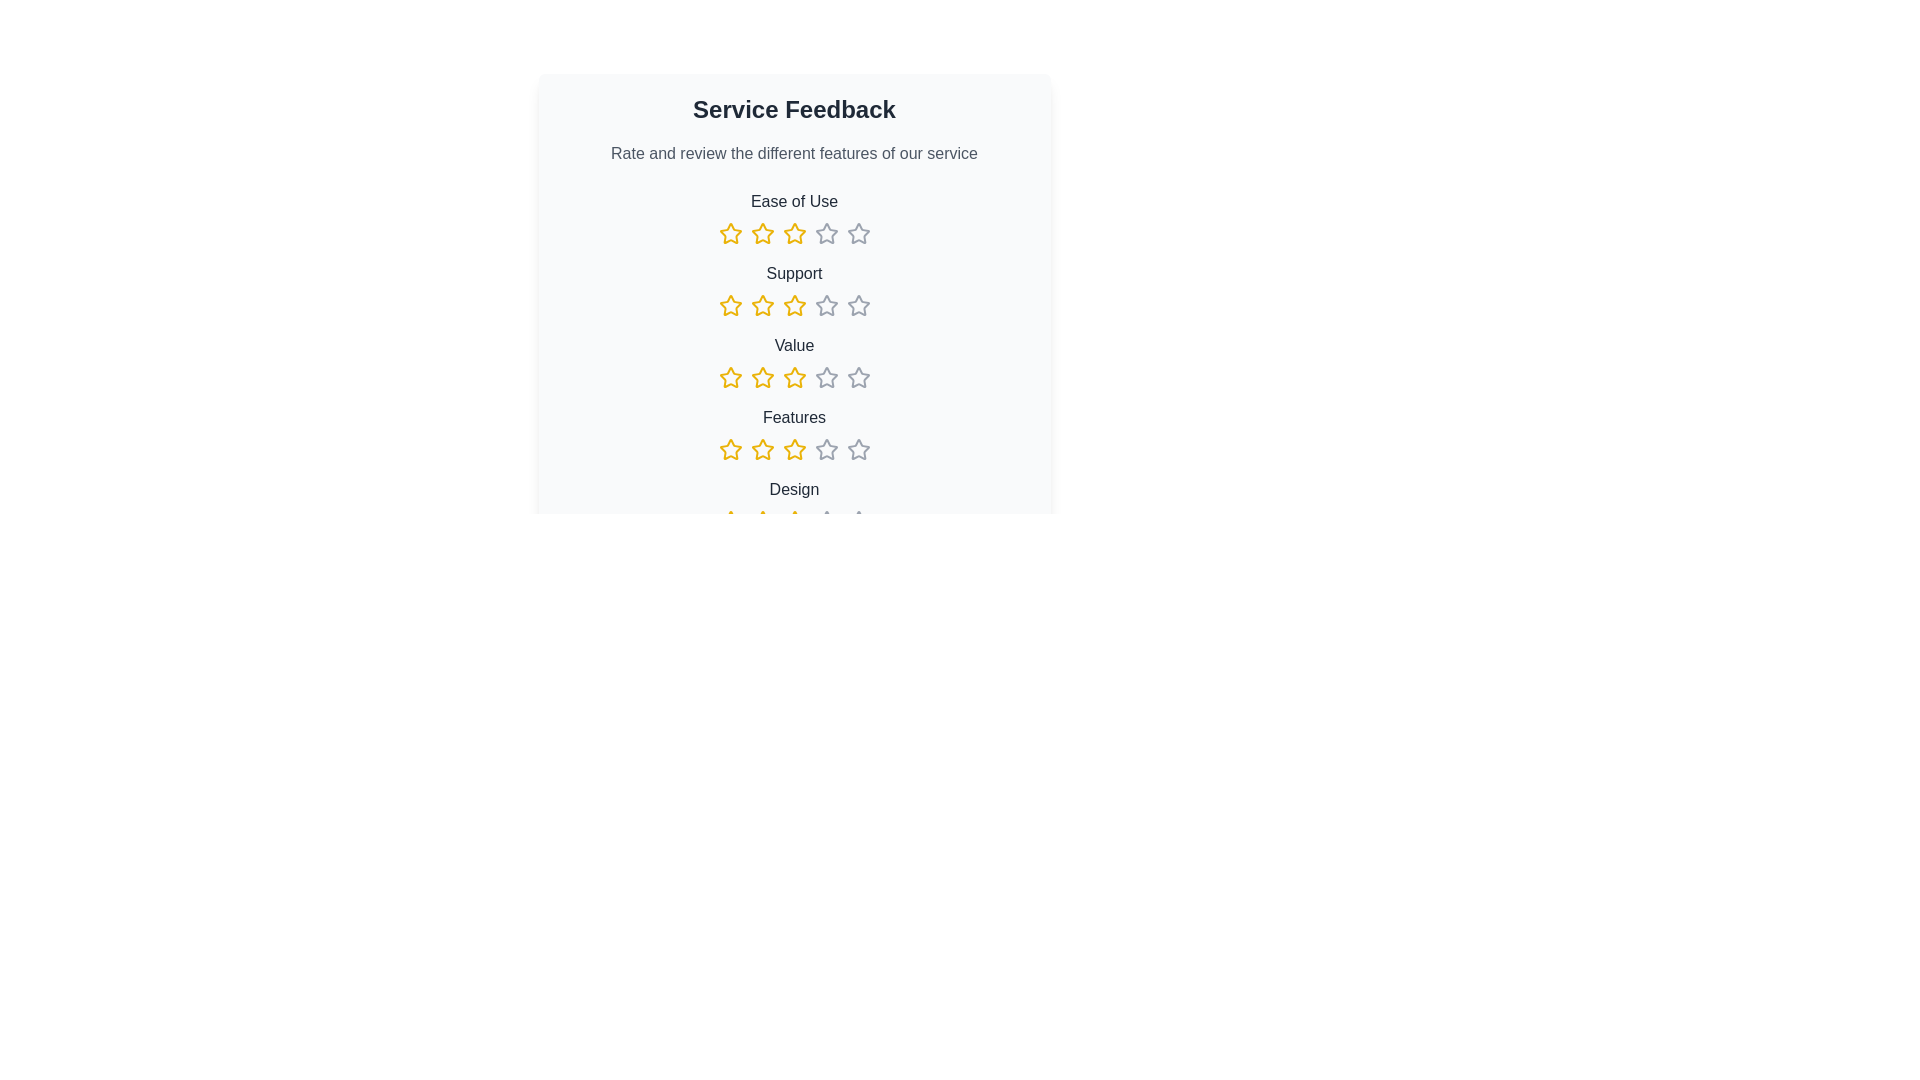 Image resolution: width=1920 pixels, height=1080 pixels. Describe the element at coordinates (793, 362) in the screenshot. I see `the star icons in the 'Value' rating component` at that location.